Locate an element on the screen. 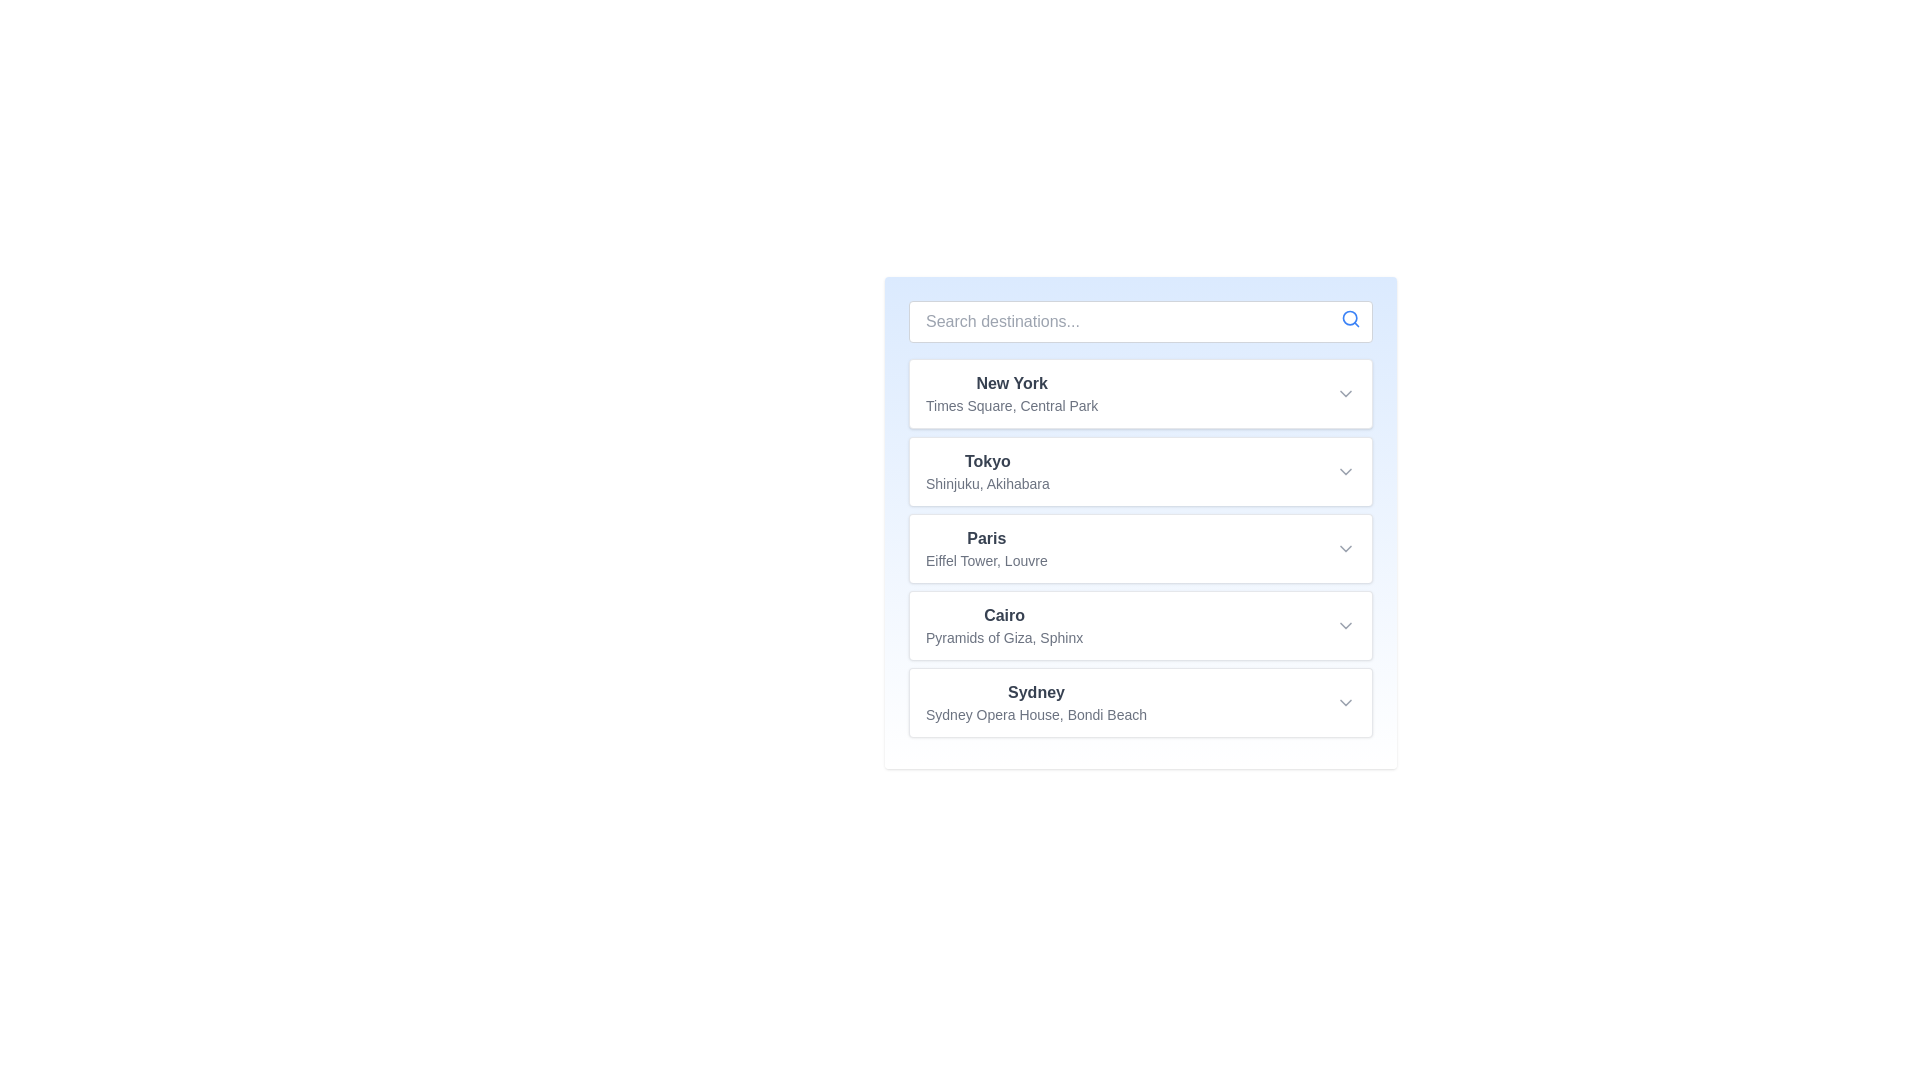  the light blue magnifying glass icon located in the top-right corner of the 'Search destinations...' input box is located at coordinates (1350, 318).